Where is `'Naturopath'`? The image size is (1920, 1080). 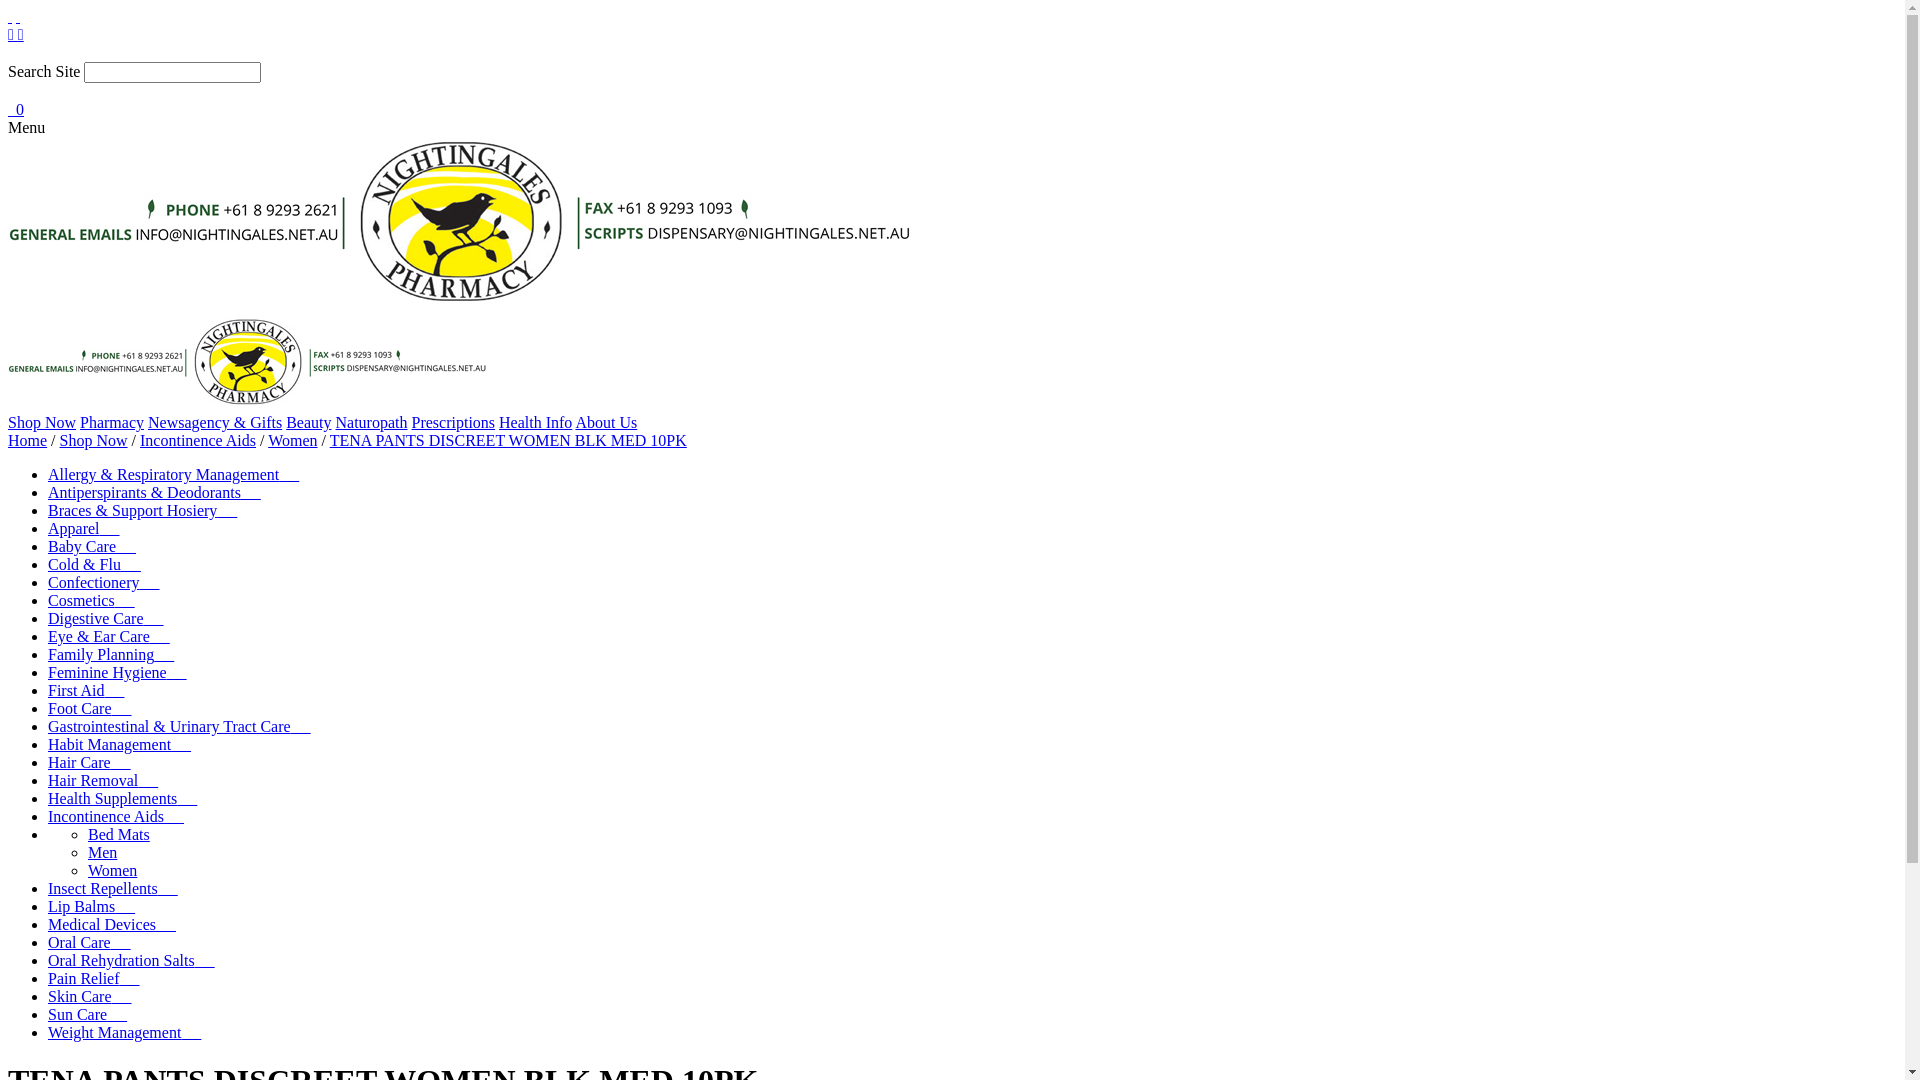 'Naturopath' is located at coordinates (371, 421).